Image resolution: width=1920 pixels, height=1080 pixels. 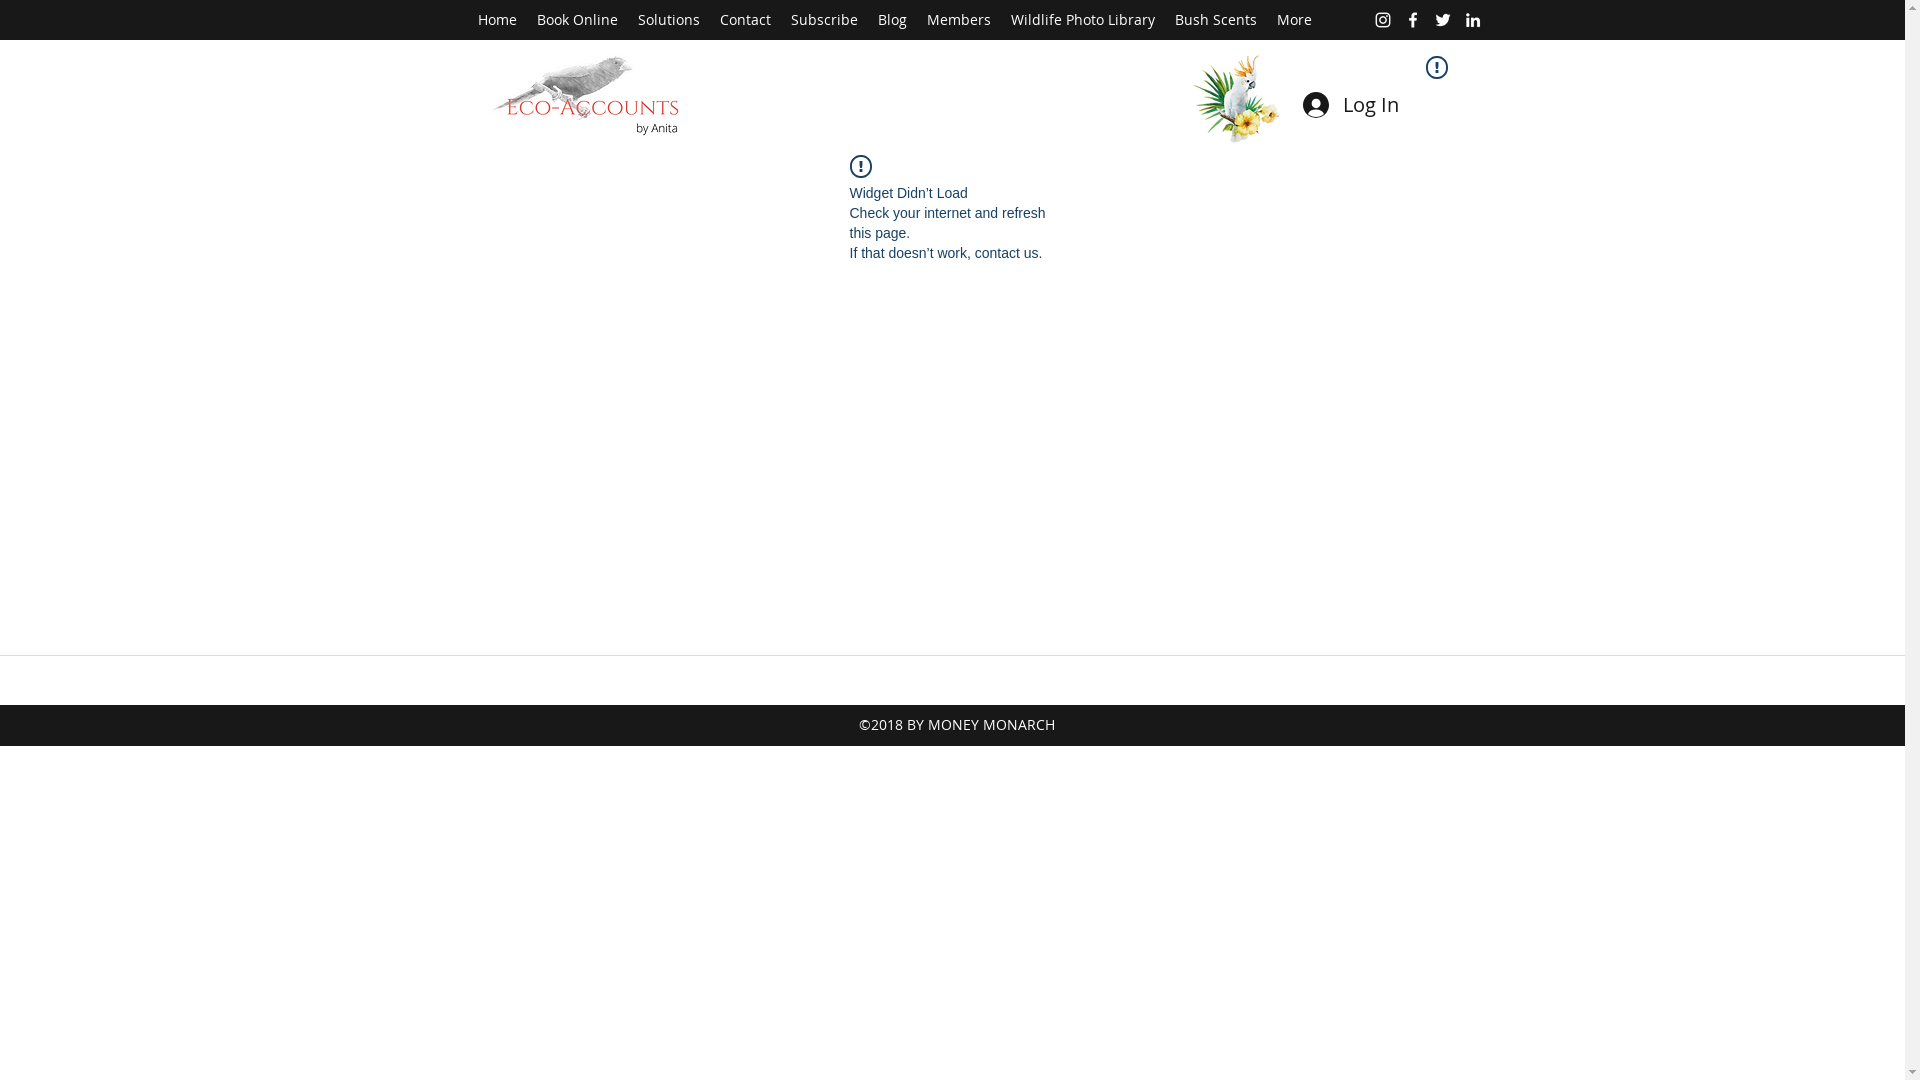 What do you see at coordinates (744, 19) in the screenshot?
I see `'Contact'` at bounding box center [744, 19].